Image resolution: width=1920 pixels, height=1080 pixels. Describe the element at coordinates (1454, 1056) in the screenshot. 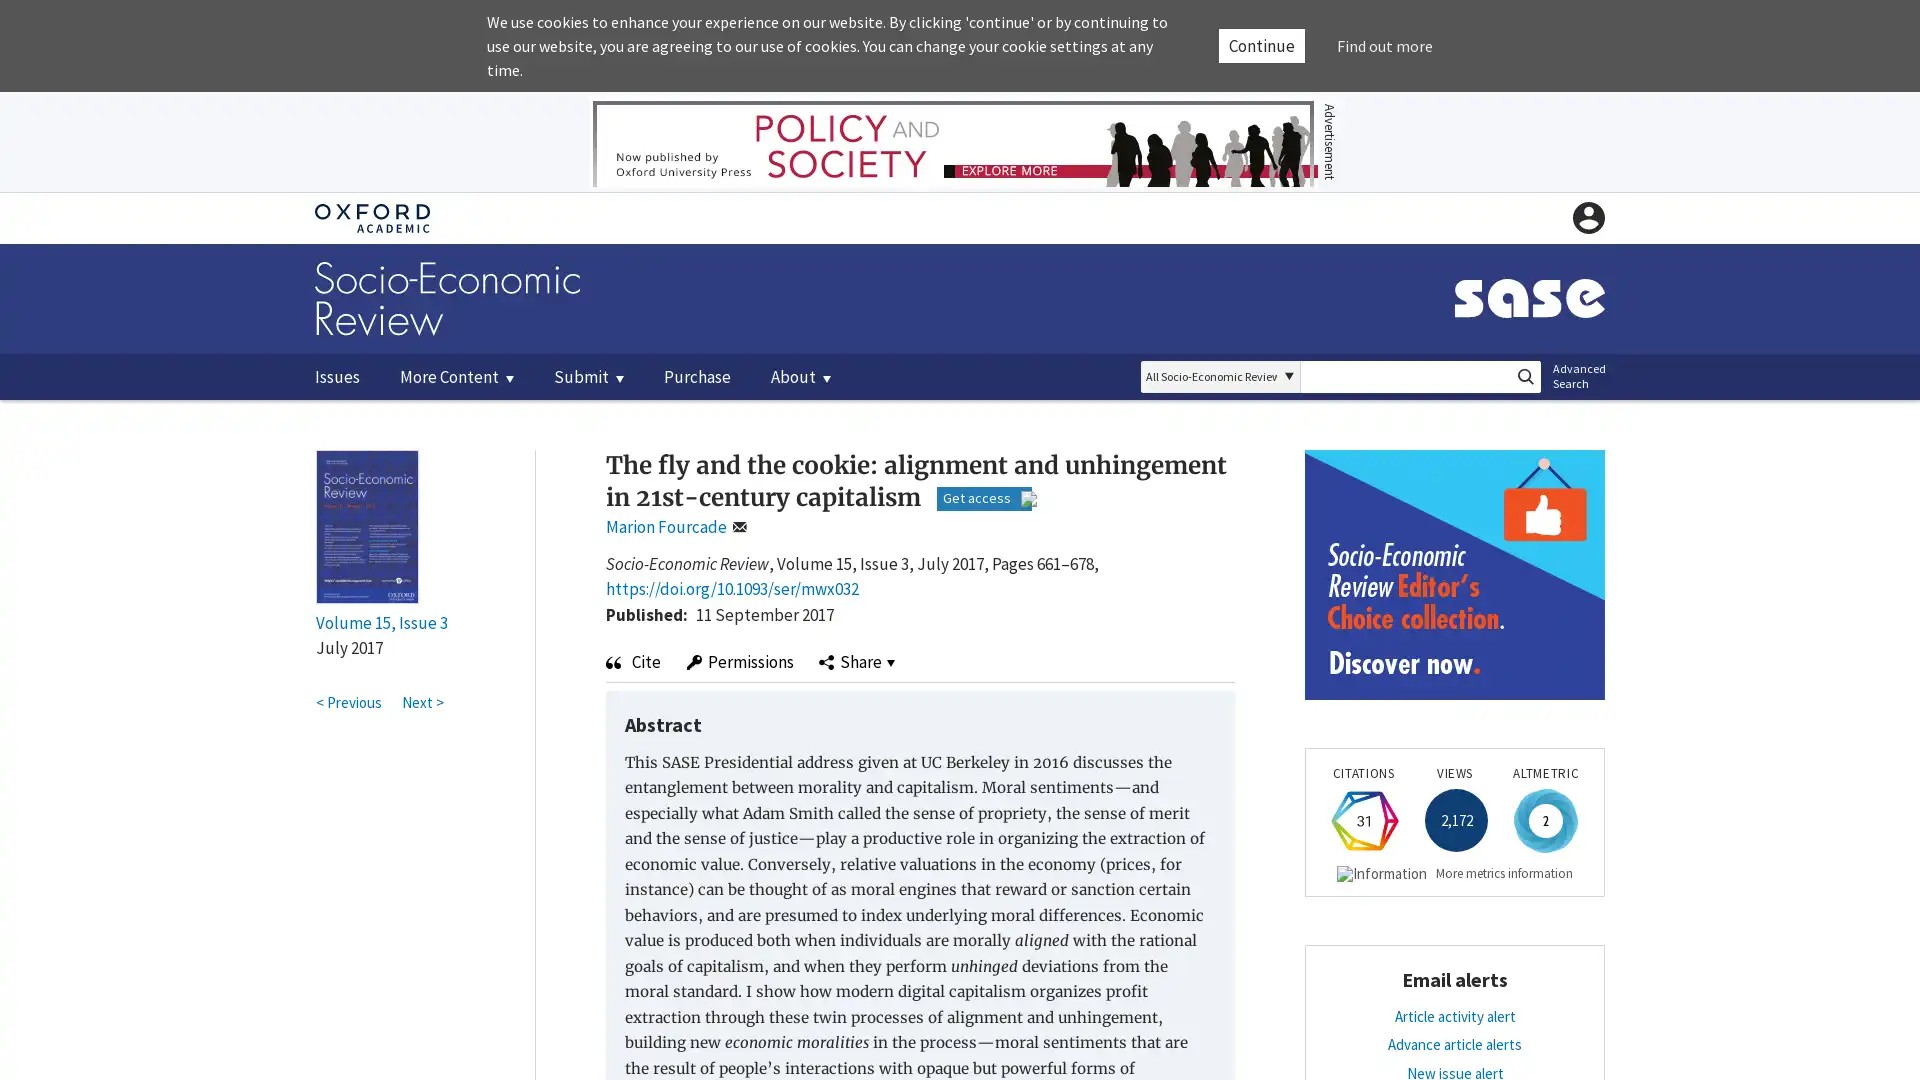

I see `Advance article alerts` at that location.